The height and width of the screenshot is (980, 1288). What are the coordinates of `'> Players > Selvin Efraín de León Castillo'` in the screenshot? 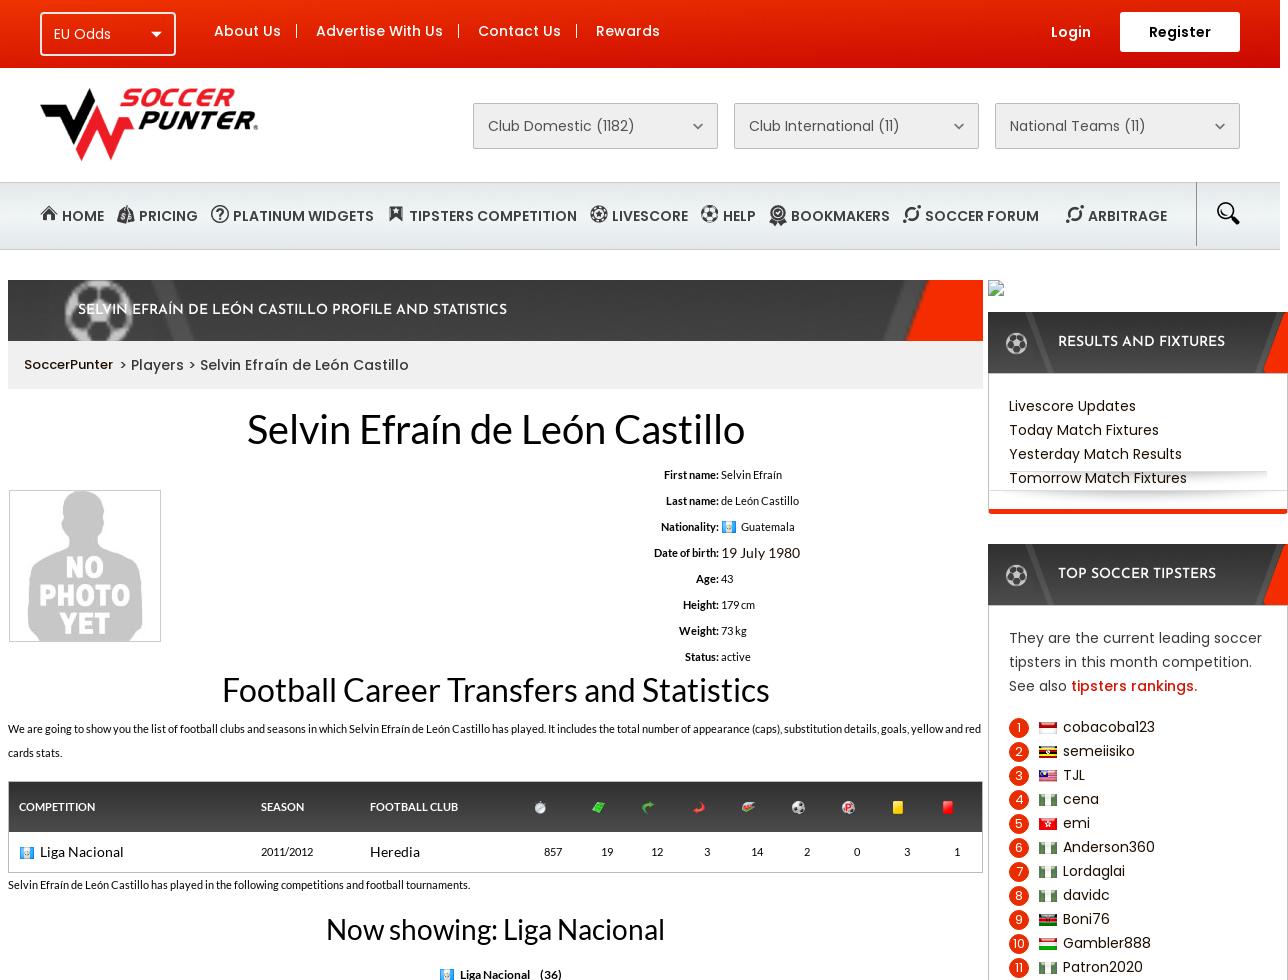 It's located at (264, 364).